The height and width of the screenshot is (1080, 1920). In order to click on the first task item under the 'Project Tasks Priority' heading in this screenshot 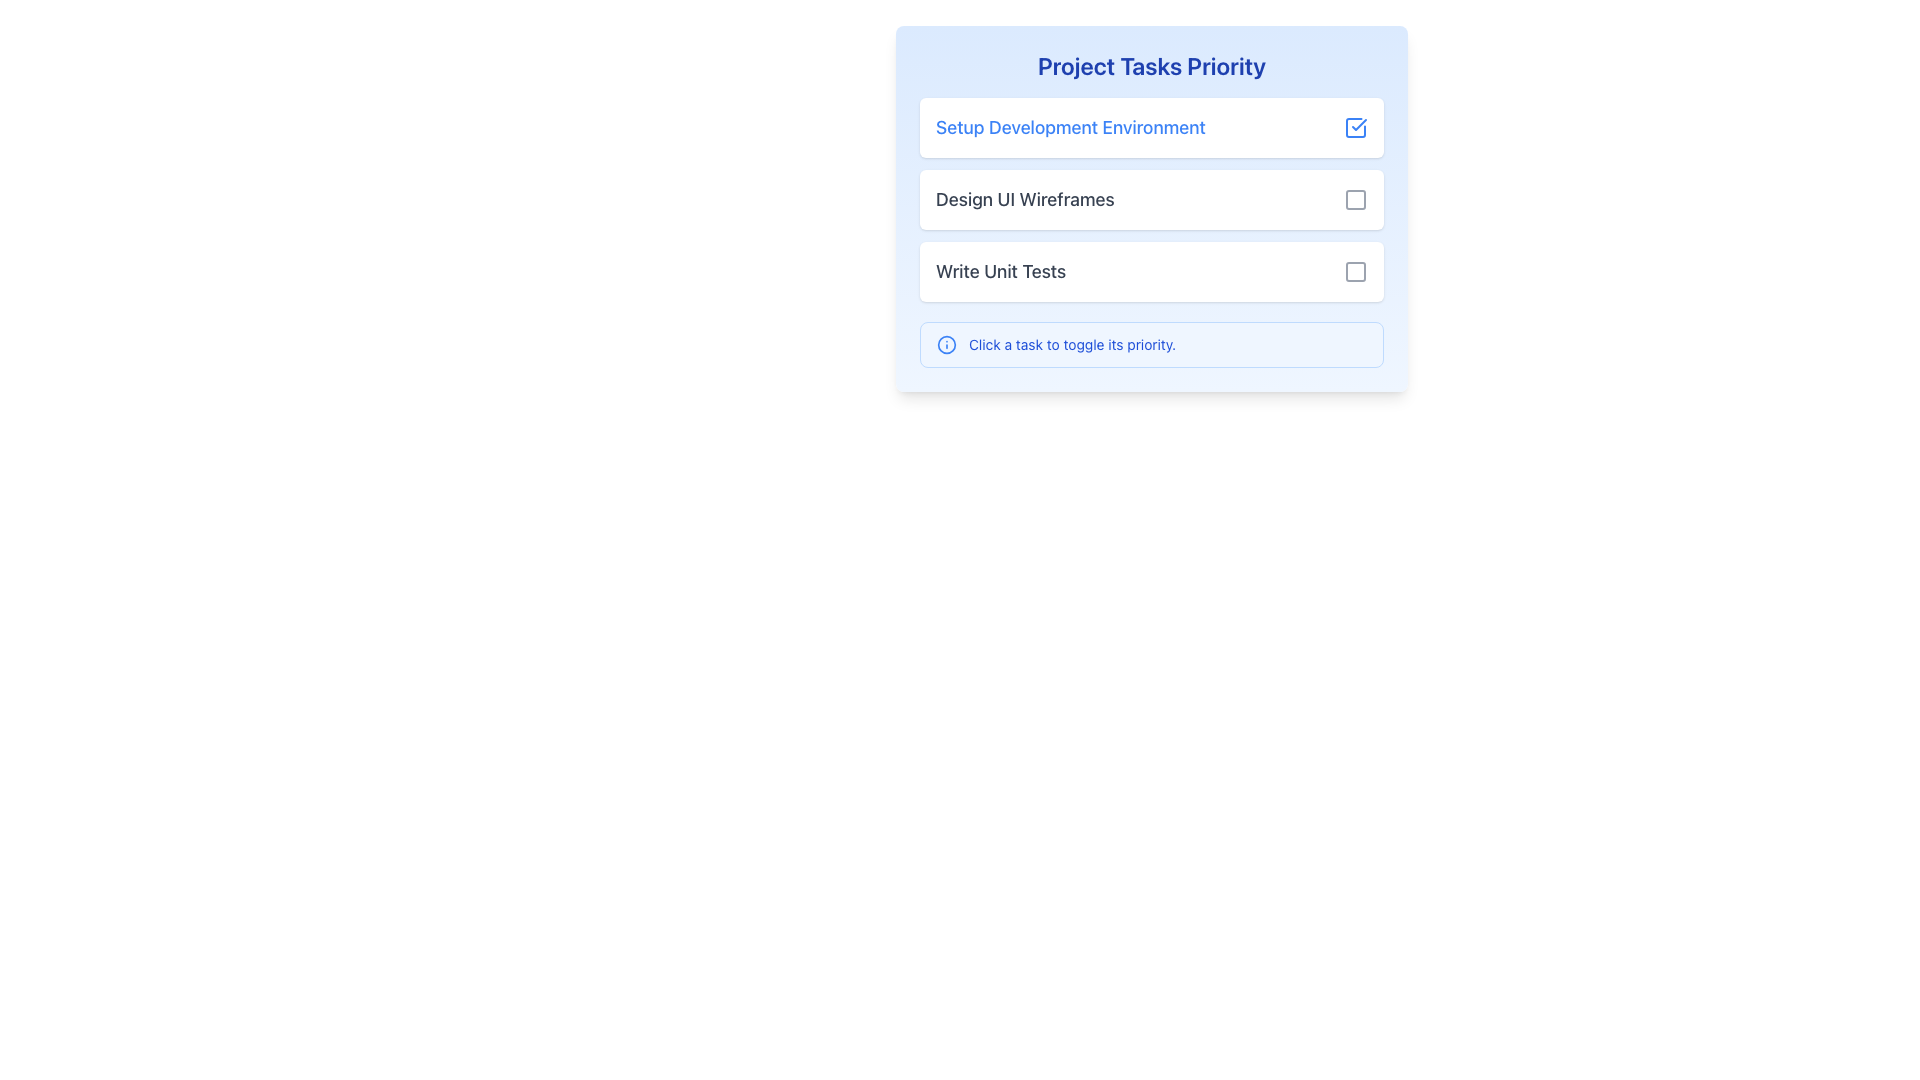, I will do `click(1152, 127)`.